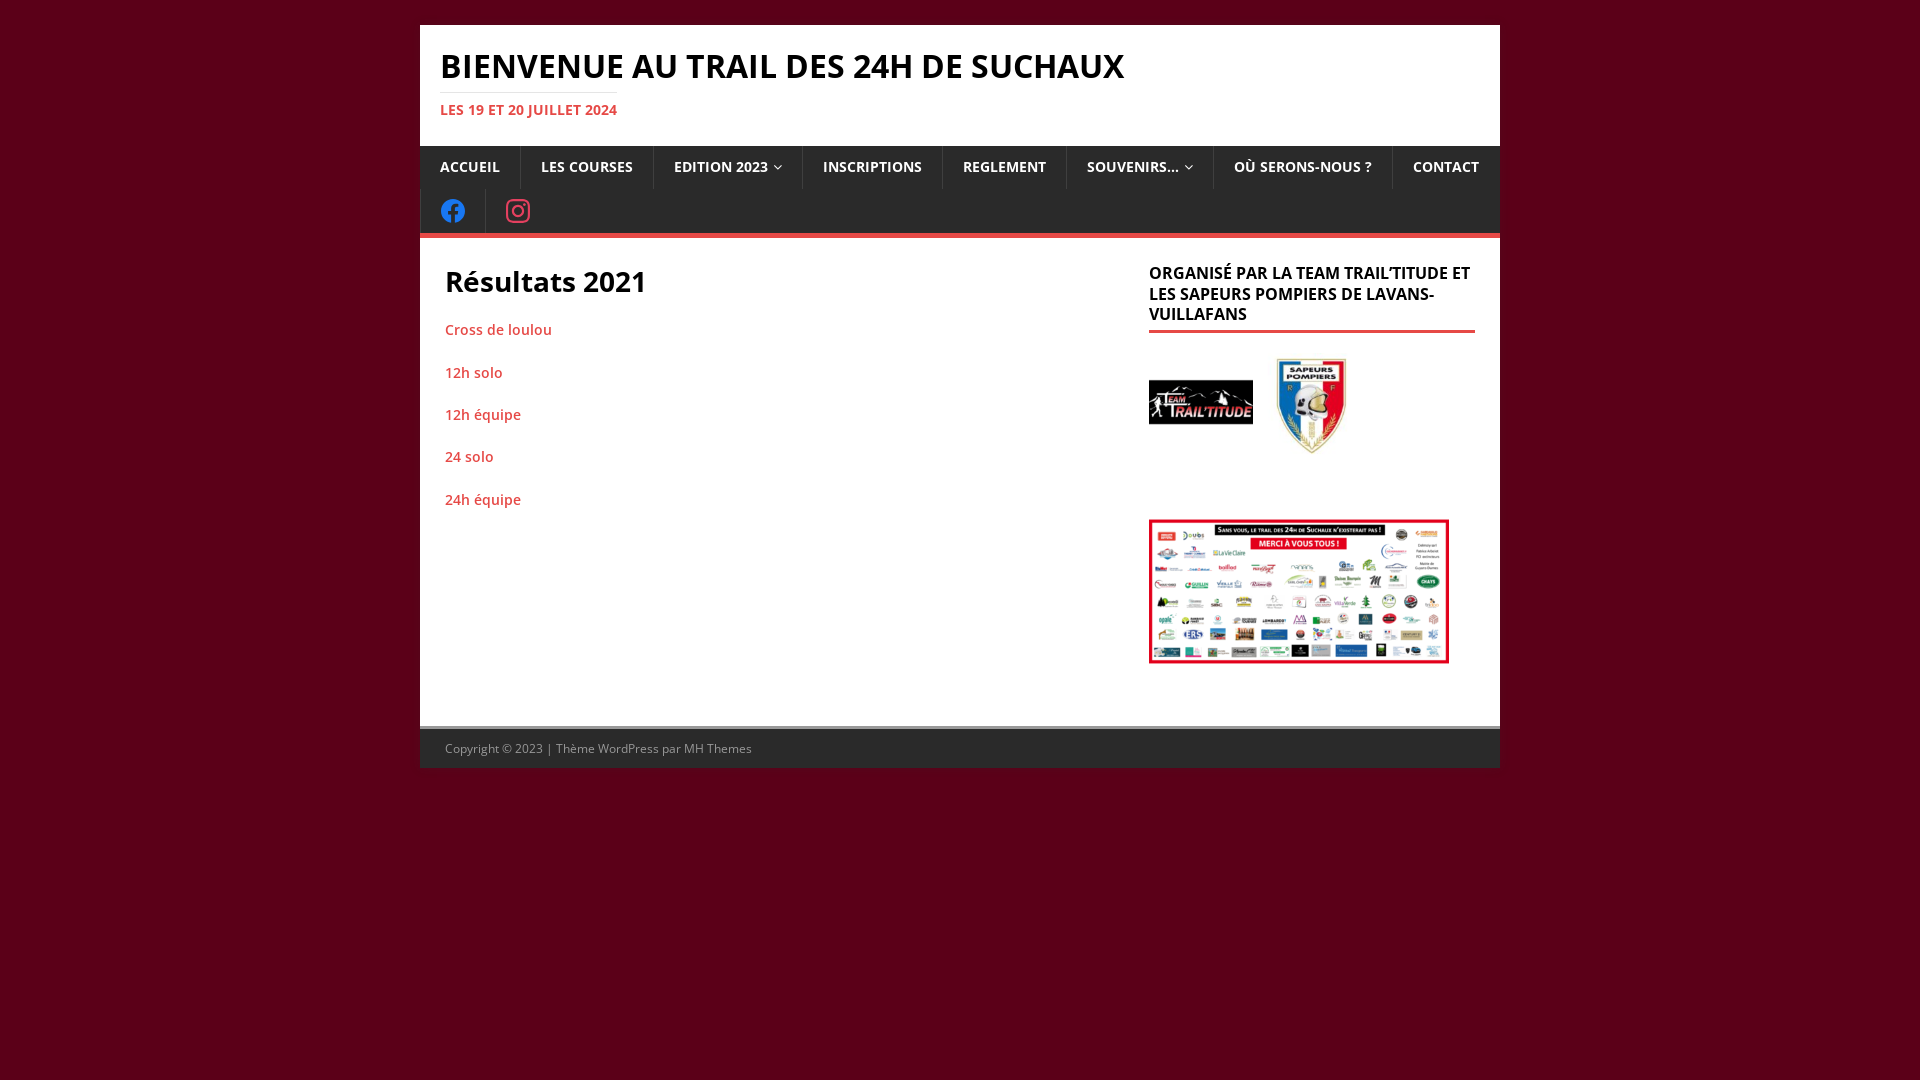 The image size is (1920, 1080). Describe the element at coordinates (684, 748) in the screenshot. I see `'MH Themes'` at that location.